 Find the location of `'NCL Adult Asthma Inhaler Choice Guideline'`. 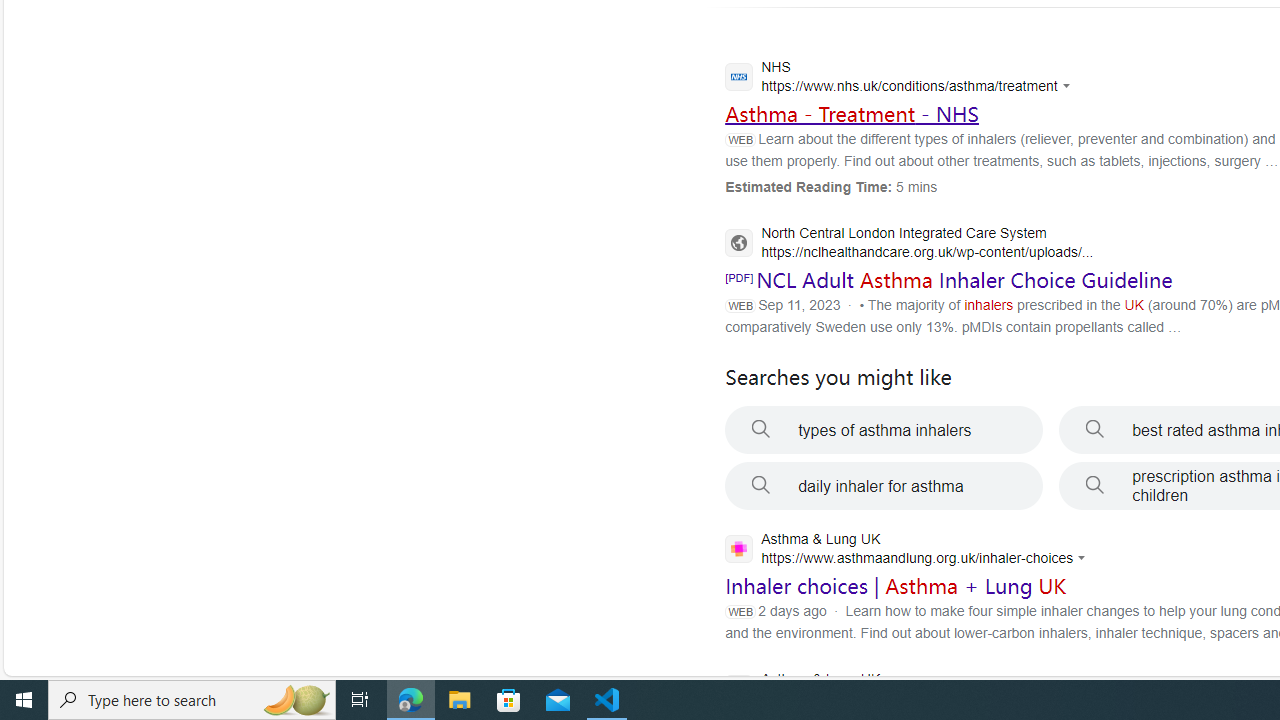

'NCL Adult Asthma Inhaler Choice Guideline' is located at coordinates (964, 280).